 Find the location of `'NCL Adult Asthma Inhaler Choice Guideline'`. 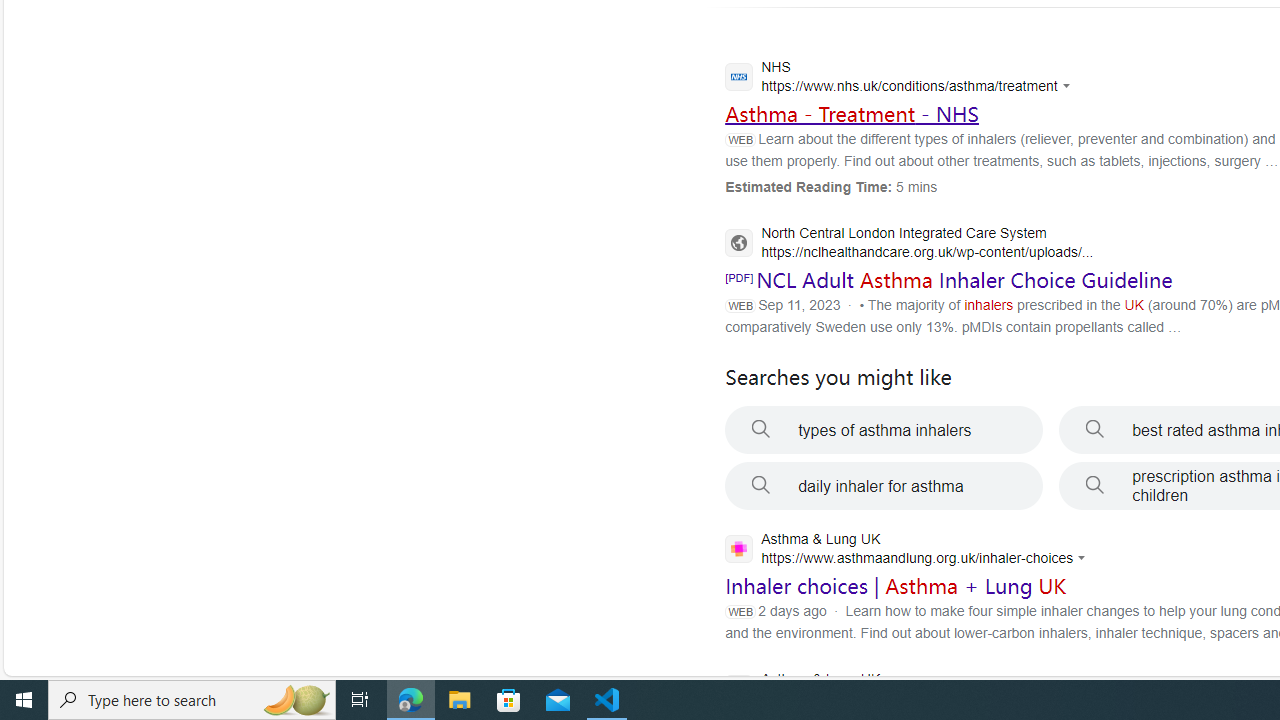

'NCL Adult Asthma Inhaler Choice Guideline' is located at coordinates (964, 280).